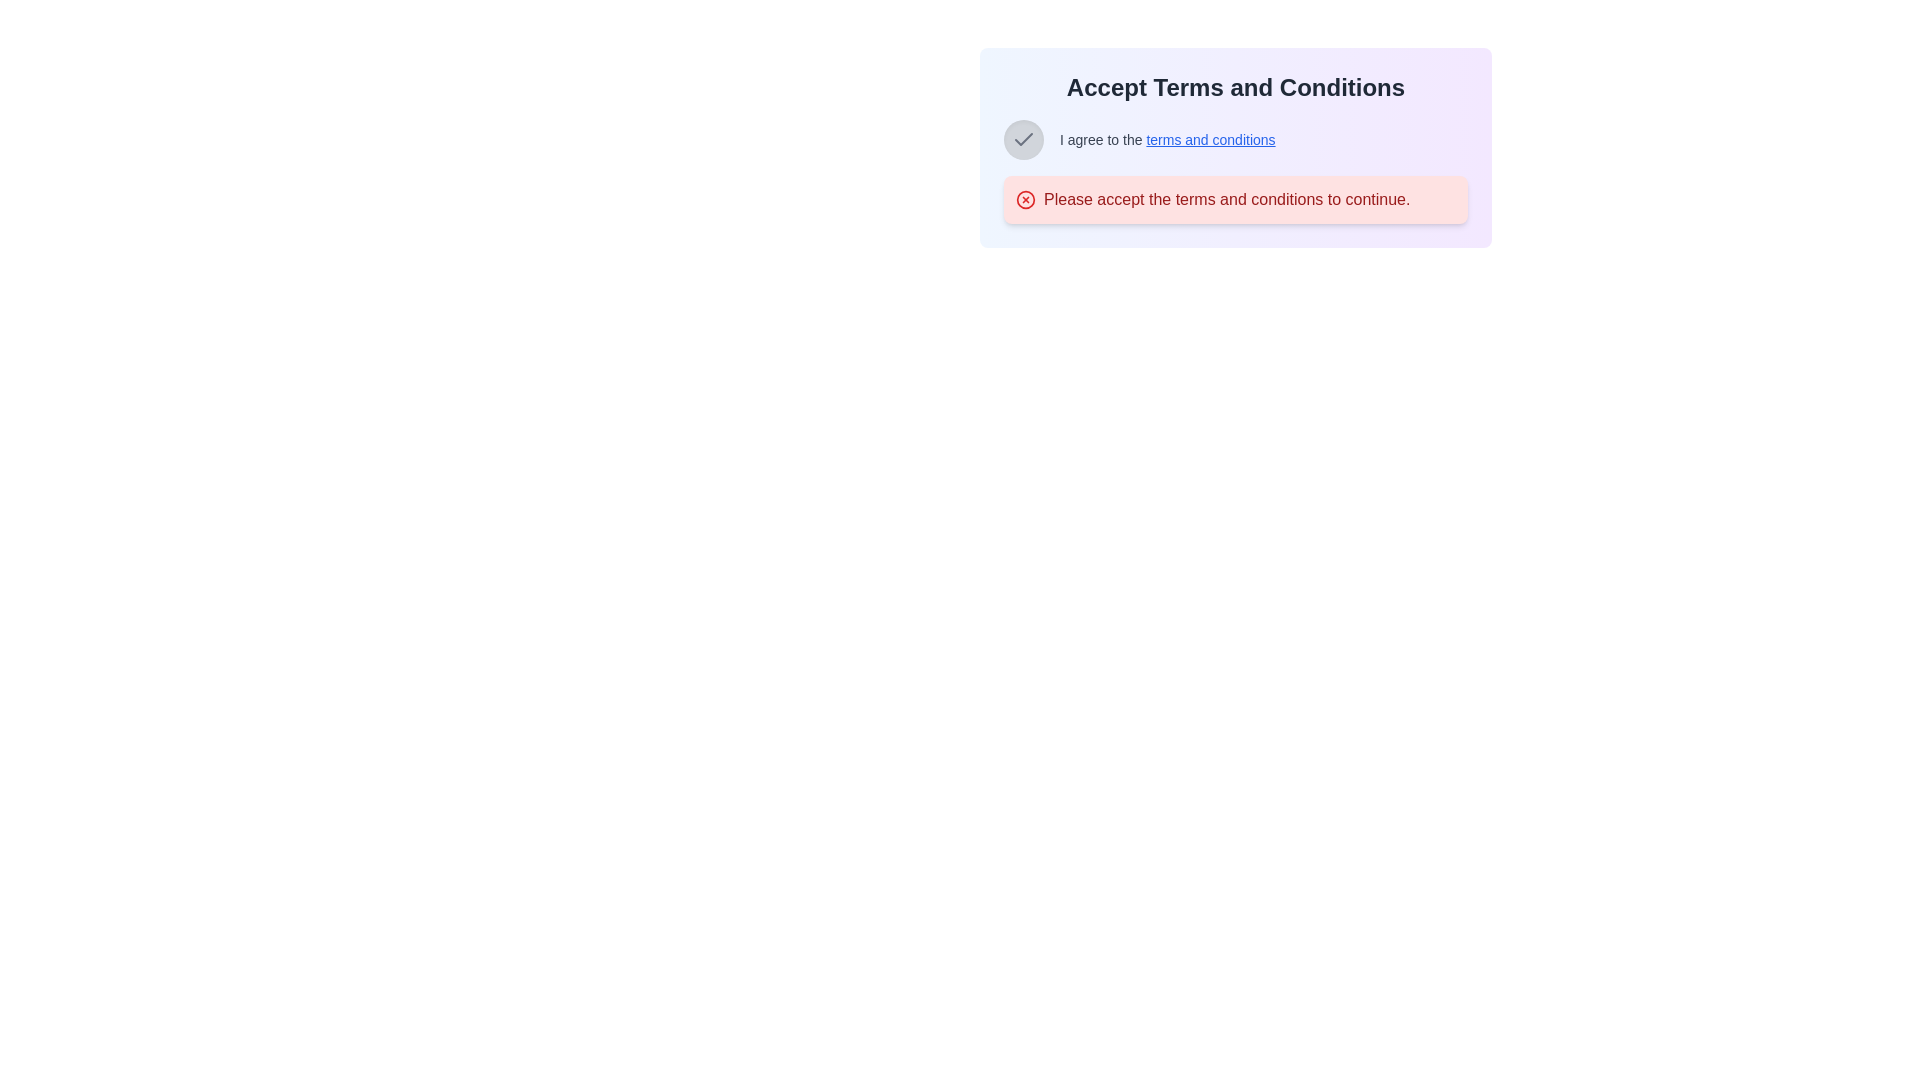 The height and width of the screenshot is (1080, 1920). What do you see at coordinates (1026, 200) in the screenshot?
I see `the circular error icon with a red border and cross, located to the left of the message 'Please accept the terms and conditions to continue.'` at bounding box center [1026, 200].